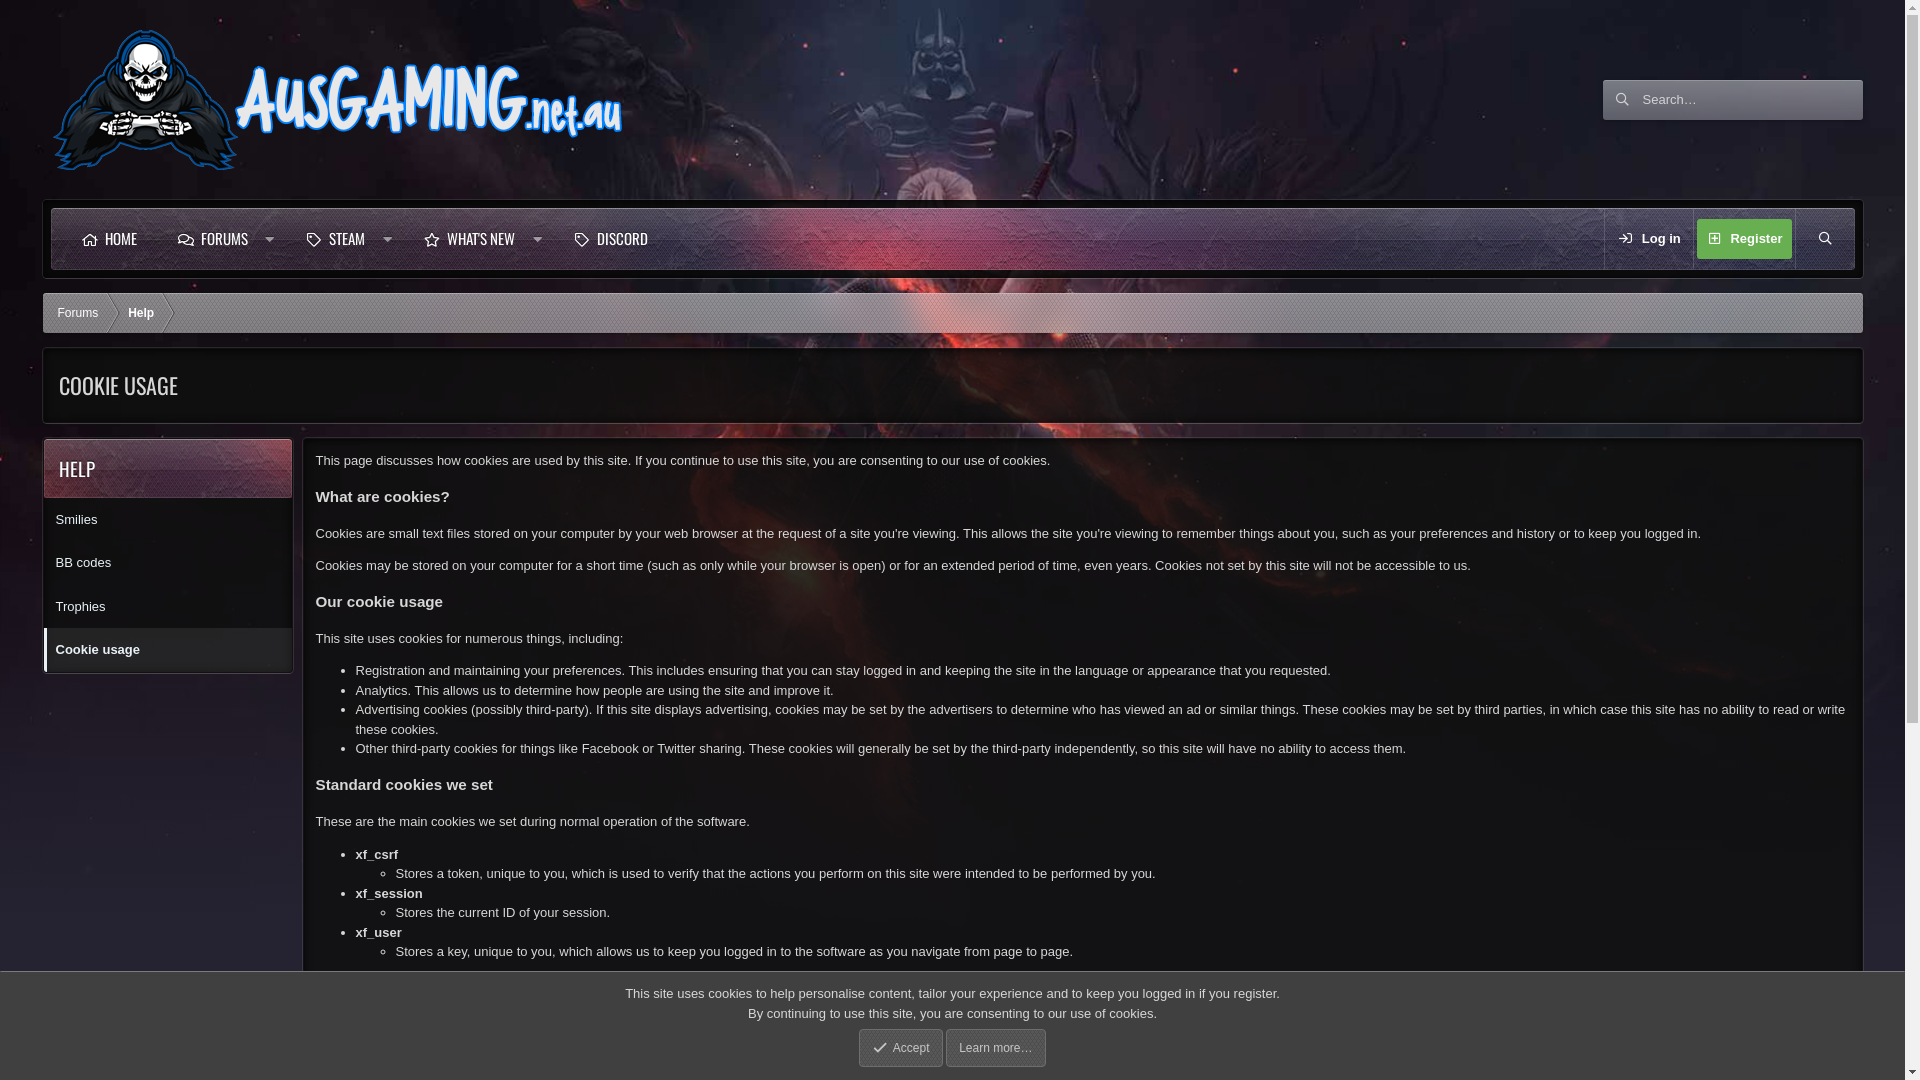 The width and height of the screenshot is (1920, 1080). What do you see at coordinates (168, 604) in the screenshot?
I see `'Trophies'` at bounding box center [168, 604].